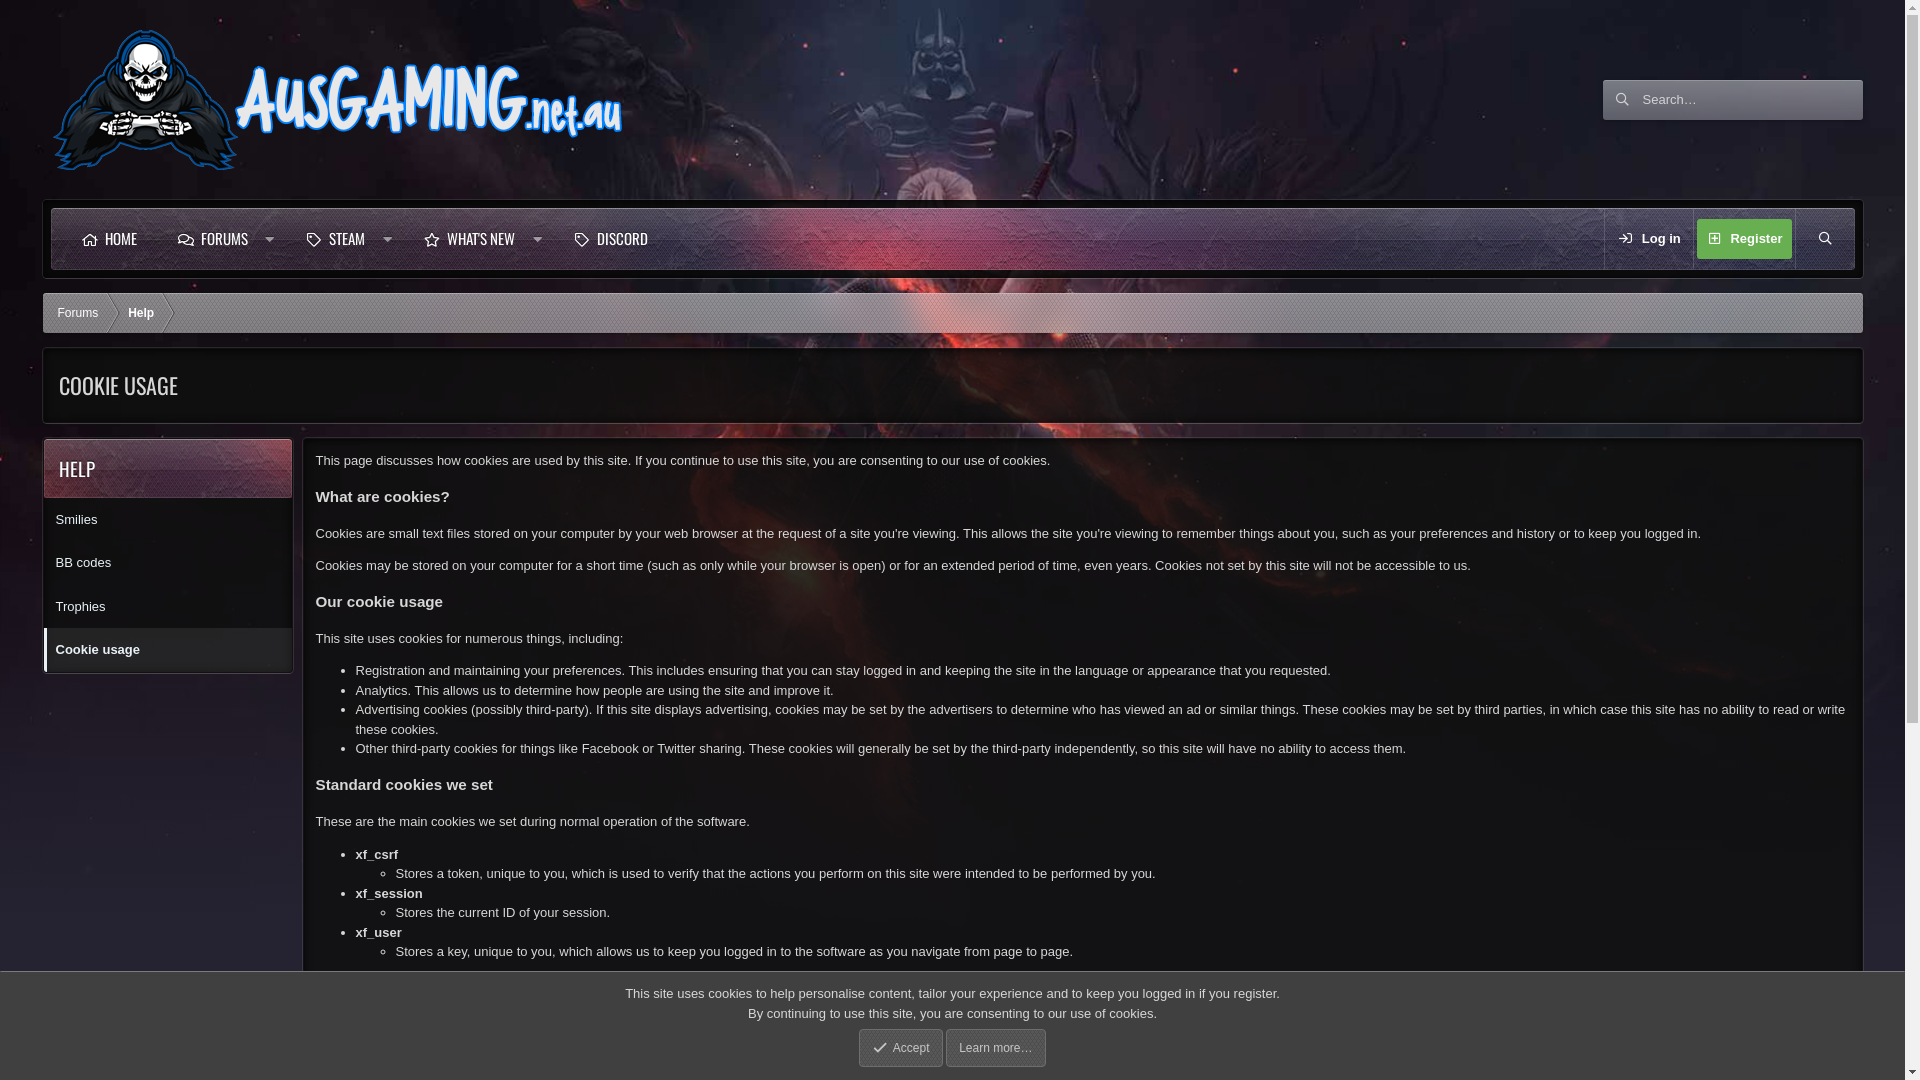 The width and height of the screenshot is (1920, 1080). What do you see at coordinates (168, 604) in the screenshot?
I see `'Trophies'` at bounding box center [168, 604].